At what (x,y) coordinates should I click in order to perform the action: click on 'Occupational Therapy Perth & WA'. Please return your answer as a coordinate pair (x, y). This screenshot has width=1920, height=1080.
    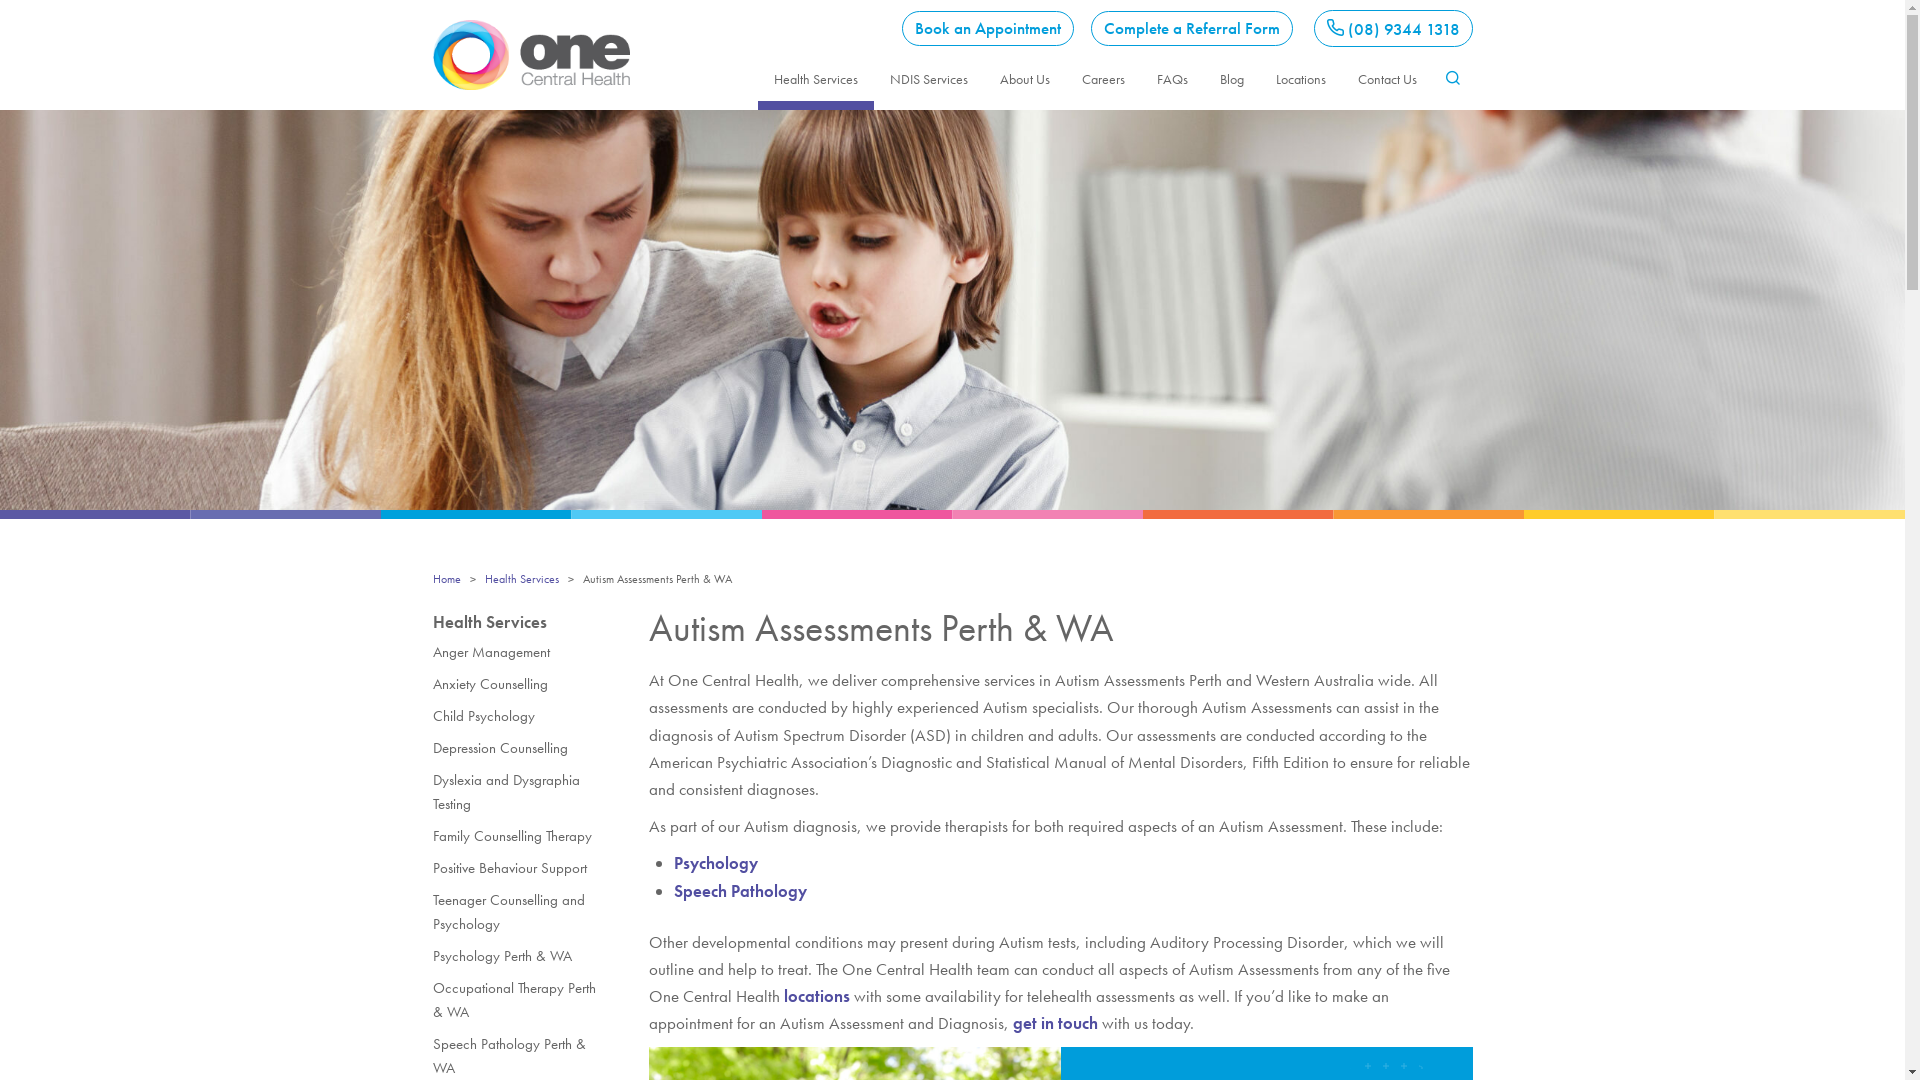
    Looking at the image, I should click on (519, 999).